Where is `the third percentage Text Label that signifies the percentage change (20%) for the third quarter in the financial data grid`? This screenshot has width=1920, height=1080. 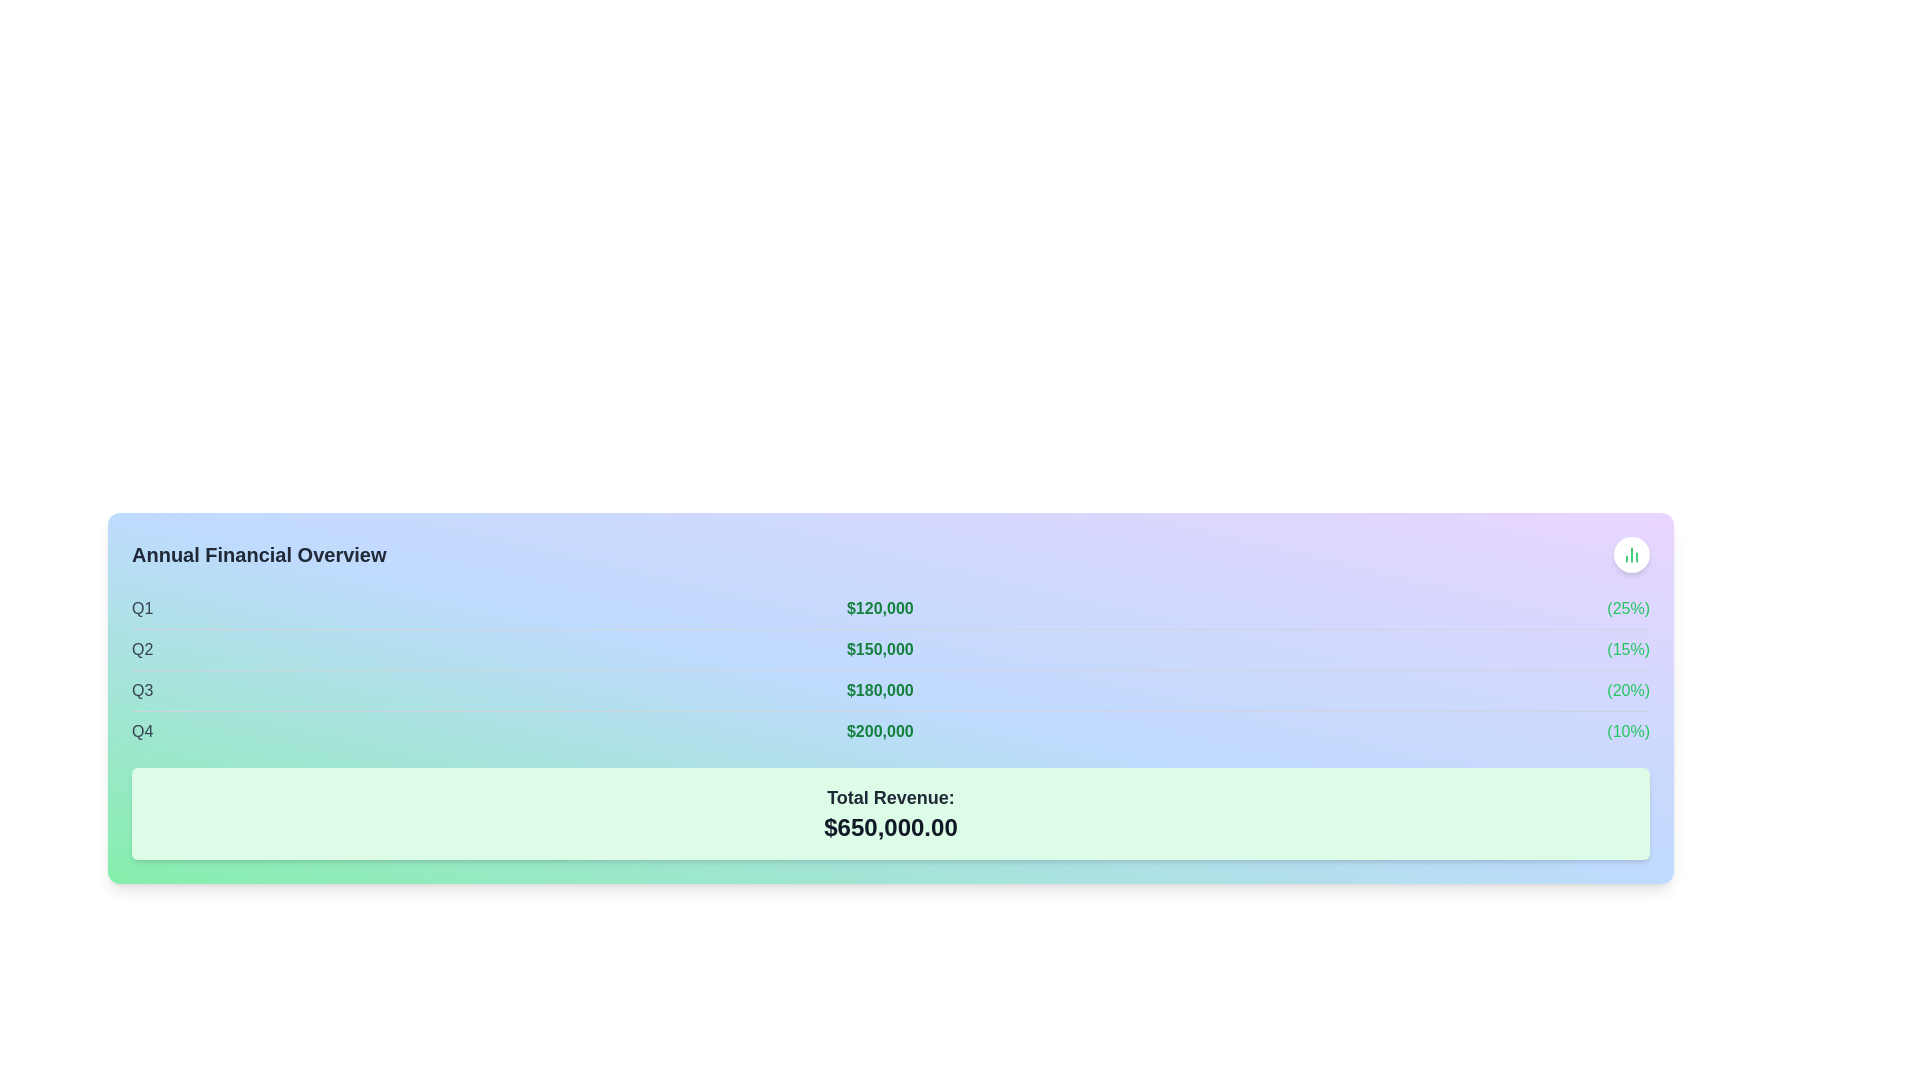 the third percentage Text Label that signifies the percentage change (20%) for the third quarter in the financial data grid is located at coordinates (1628, 689).